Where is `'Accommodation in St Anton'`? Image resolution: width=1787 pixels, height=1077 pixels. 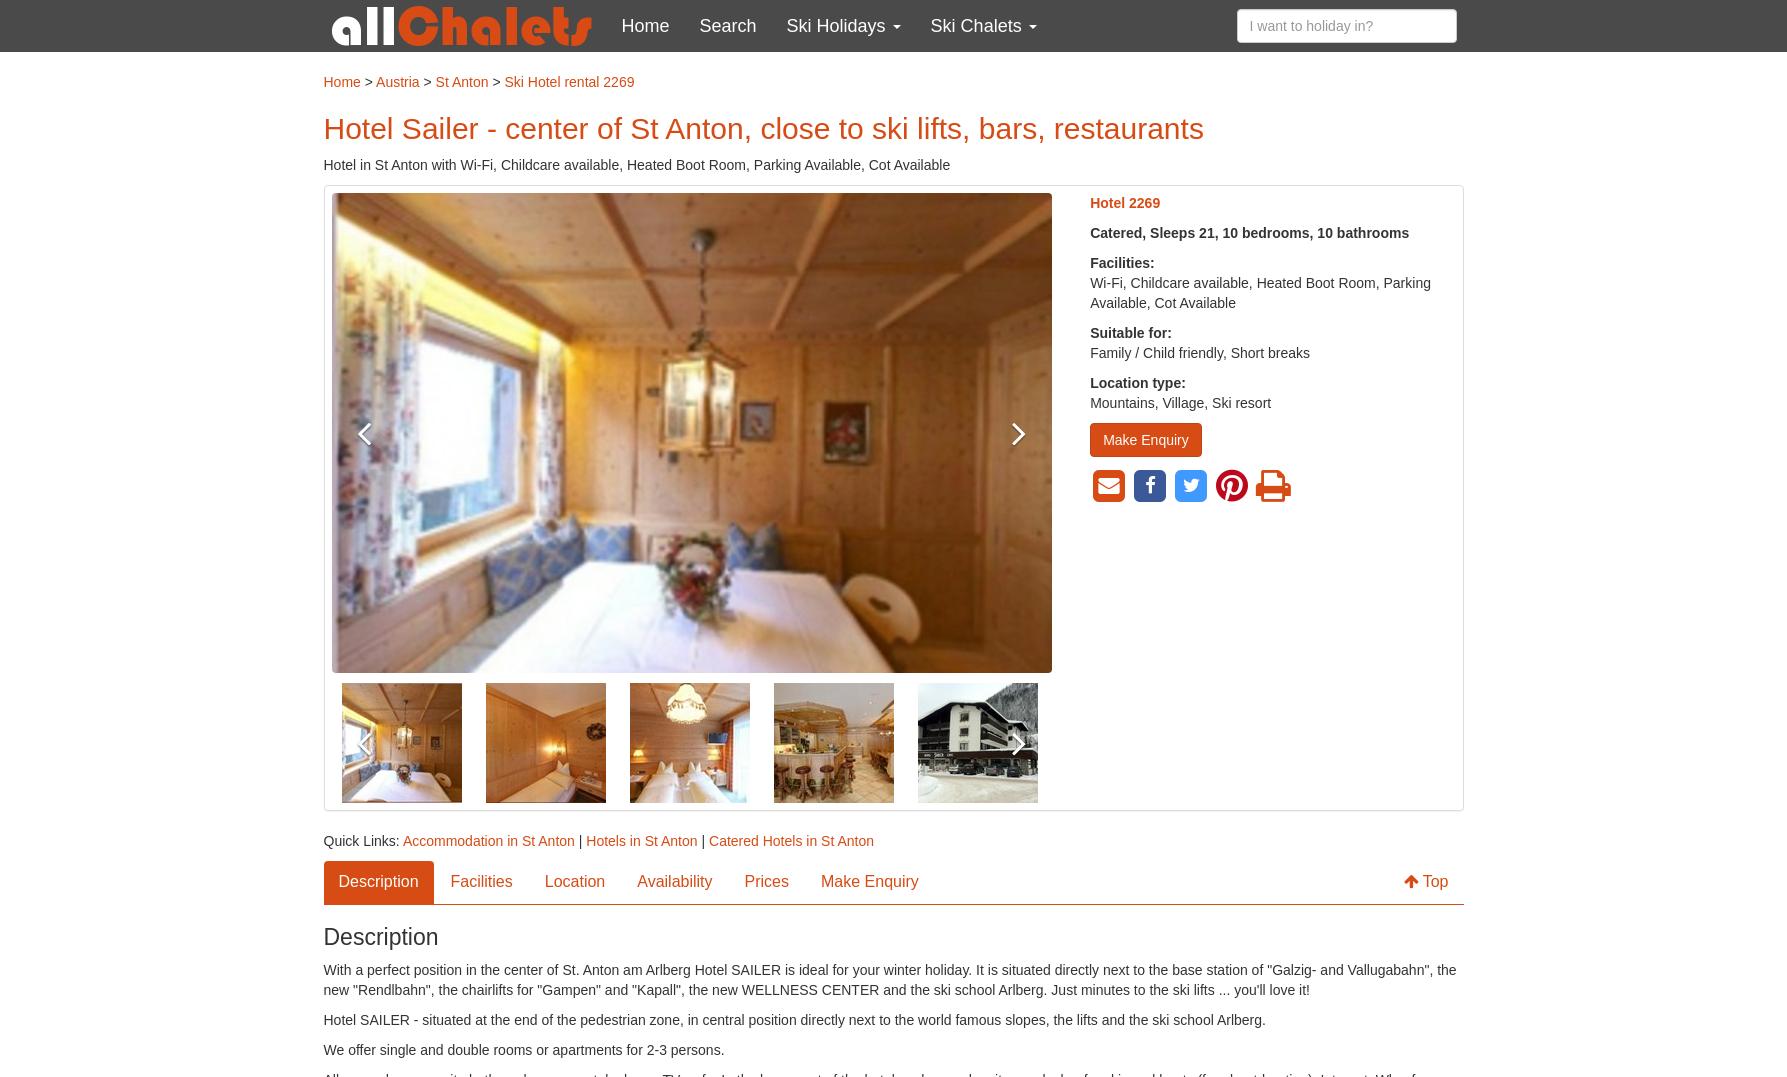 'Accommodation in St Anton' is located at coordinates (402, 840).